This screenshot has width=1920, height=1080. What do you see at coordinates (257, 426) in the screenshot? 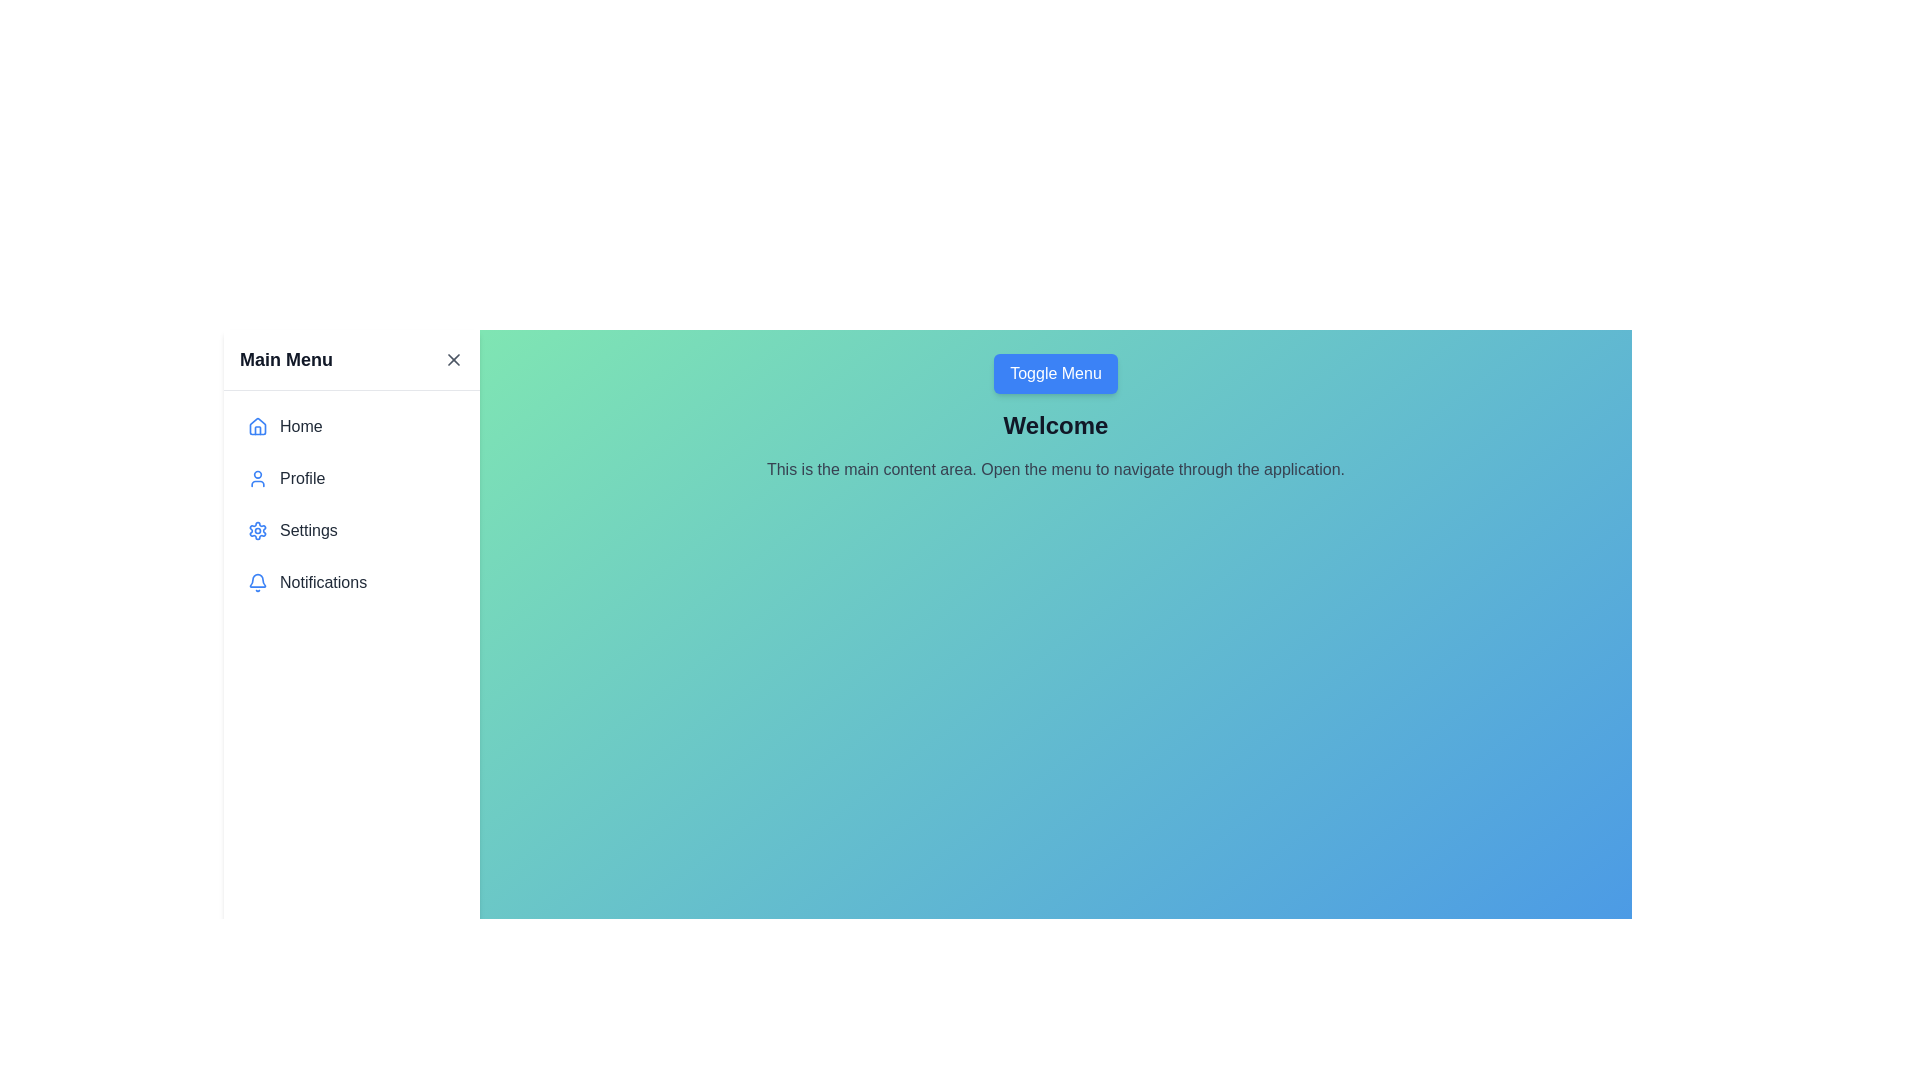
I see `the house SVG icon located in the navigation menu, which is styled with a blue stroke and minimalist design, positioned to the left of the 'Home' text label` at bounding box center [257, 426].